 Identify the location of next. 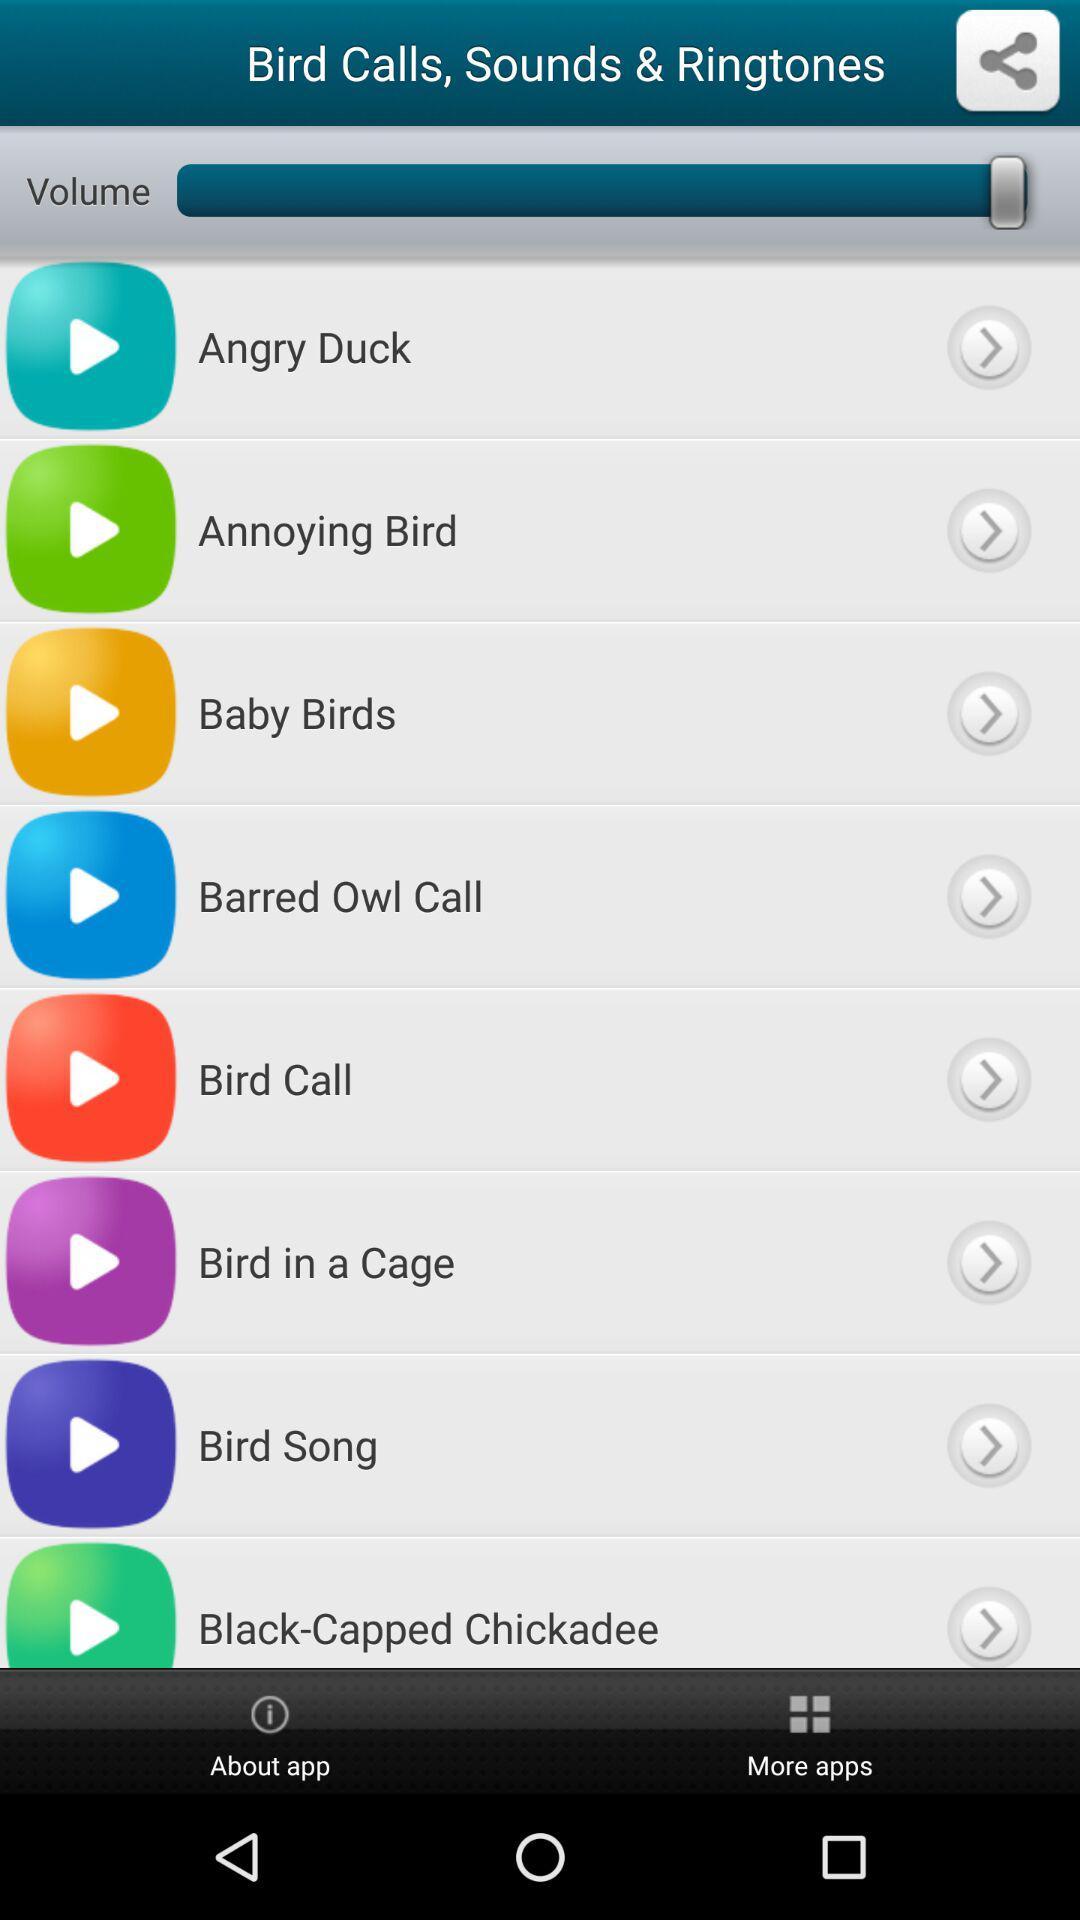
(987, 894).